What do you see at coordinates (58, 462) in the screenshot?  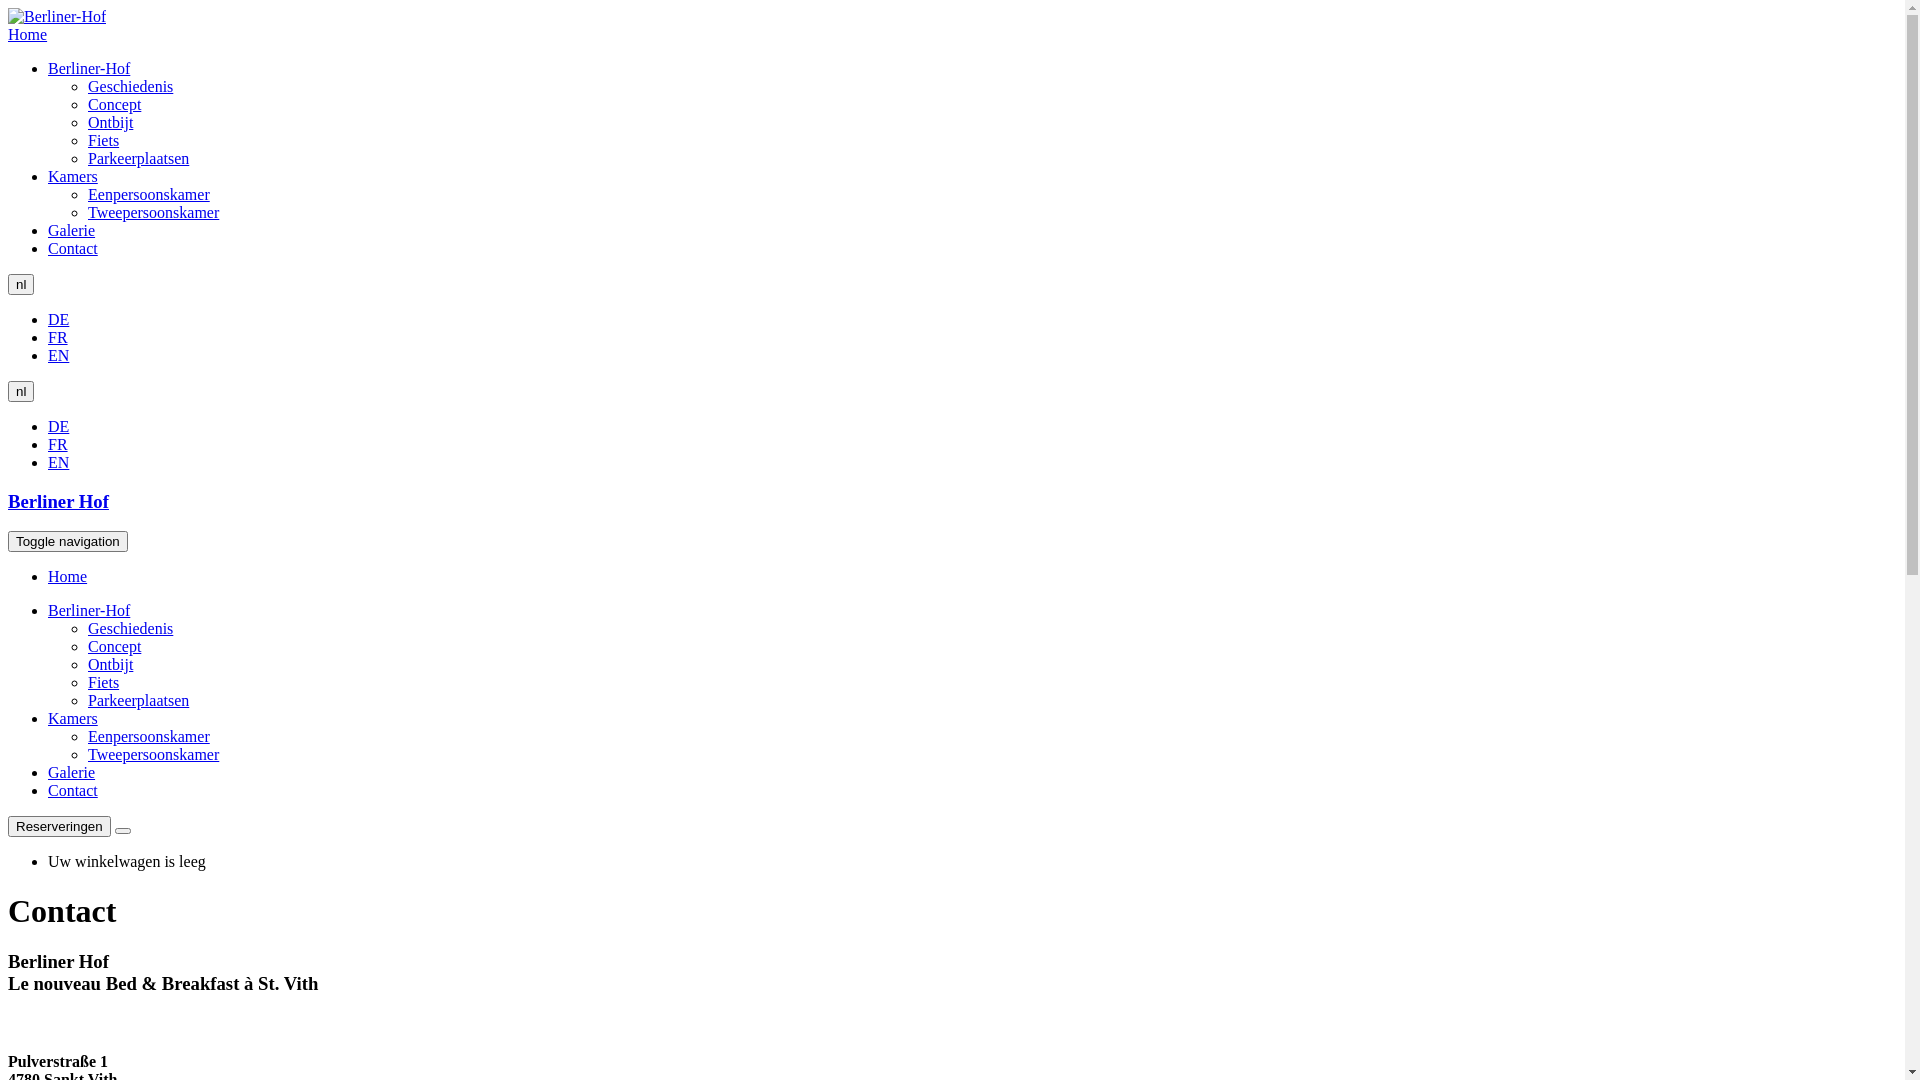 I see `'EN'` at bounding box center [58, 462].